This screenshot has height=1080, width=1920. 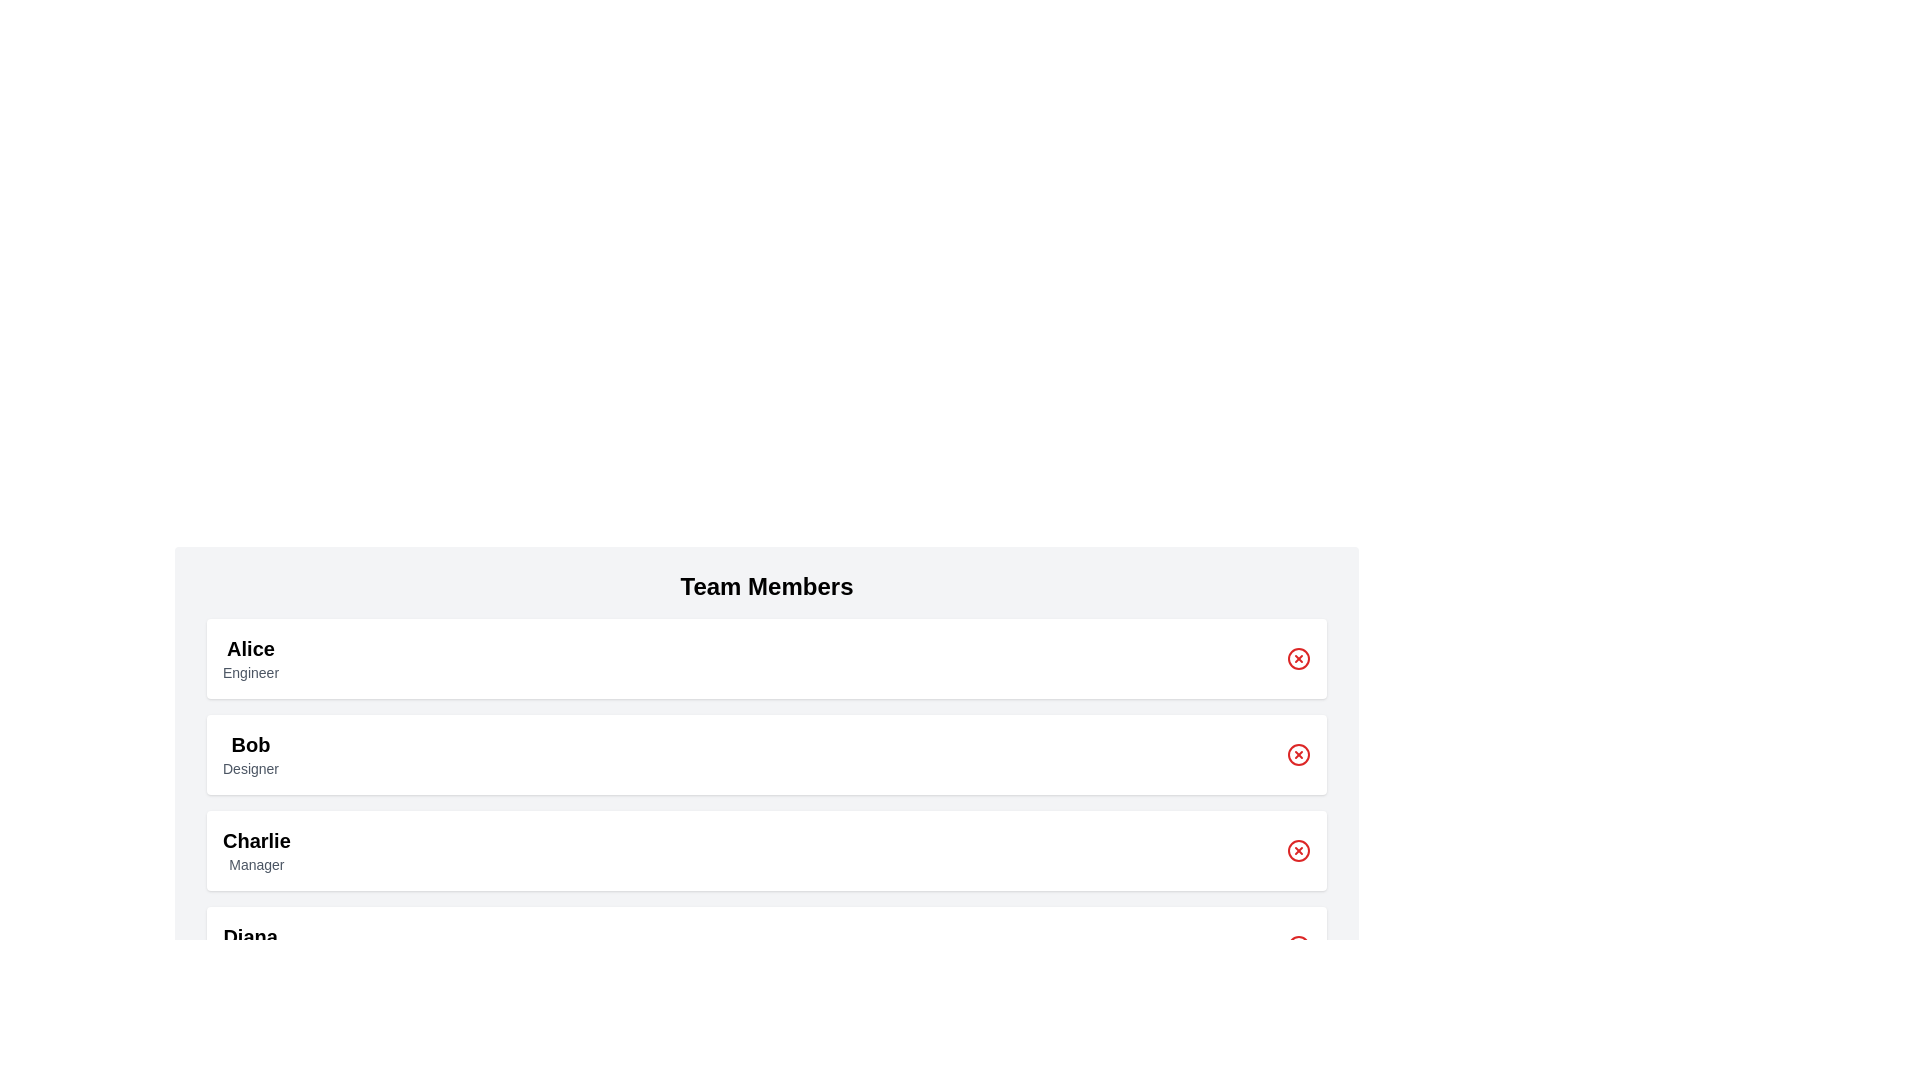 I want to click on the composite text label displaying user information for 'Alice' the Engineer, which is the first item in the team members list, so click(x=249, y=659).